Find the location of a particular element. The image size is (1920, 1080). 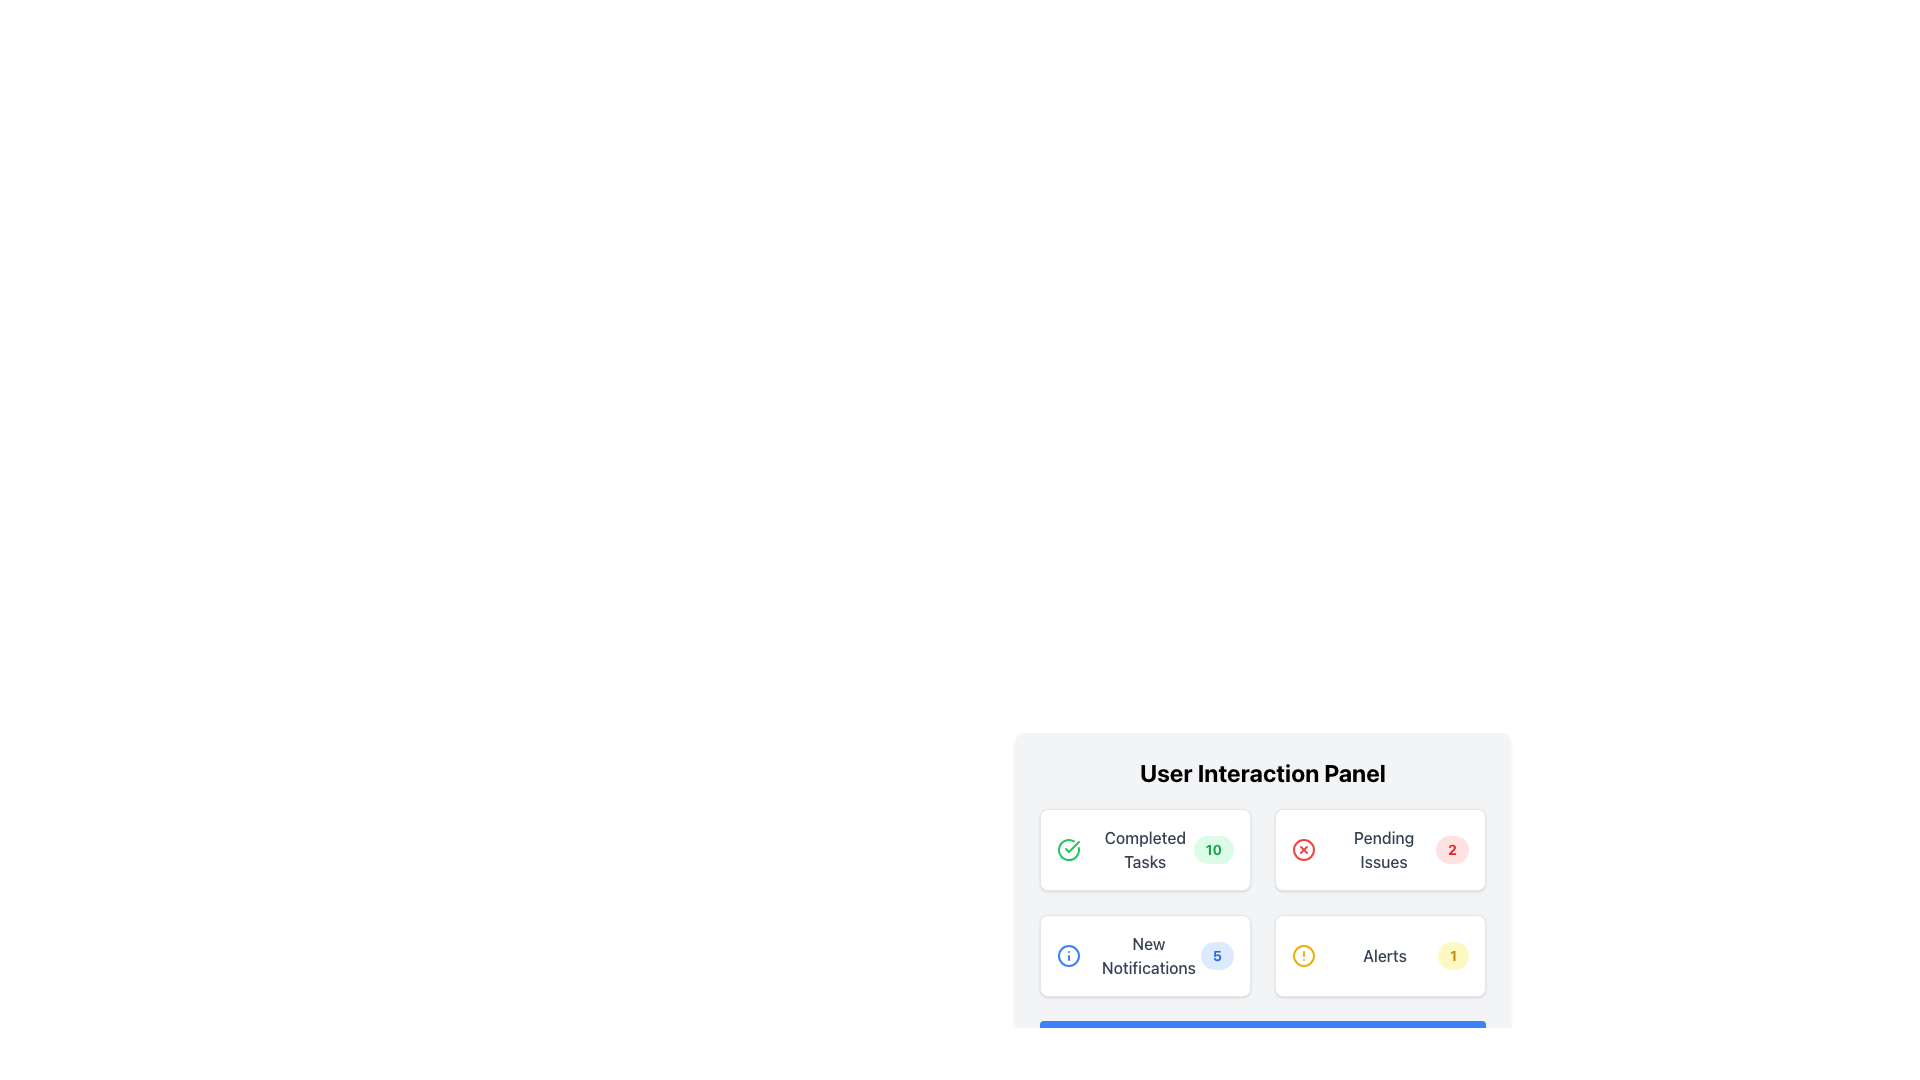

the icon indicating pending issues, located to the left of the number '2' within the 'Pending Issues' card in the User Interaction Panel is located at coordinates (1304, 849).